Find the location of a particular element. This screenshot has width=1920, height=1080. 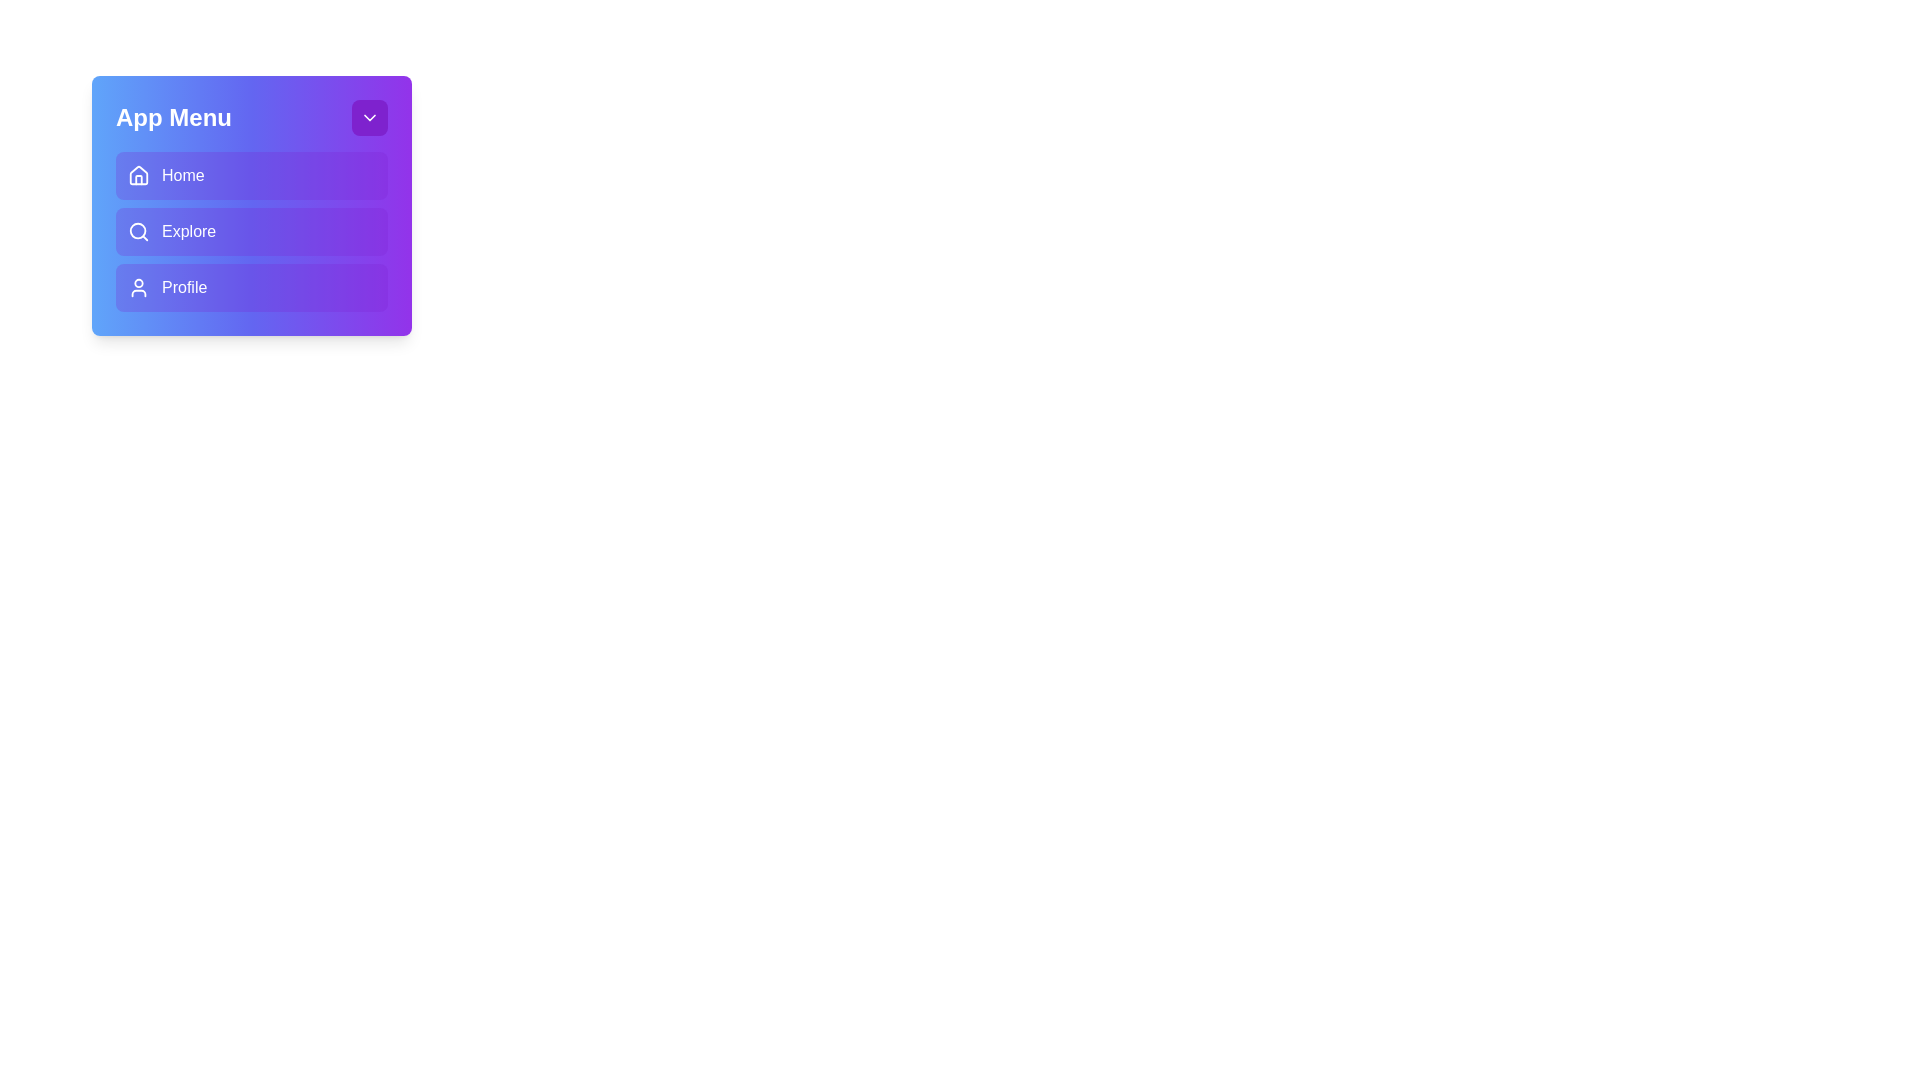

the downward-pointing chevron icon located at the top-right corner of the purple rounded square button within the 'App Menu' card is located at coordinates (369, 118).